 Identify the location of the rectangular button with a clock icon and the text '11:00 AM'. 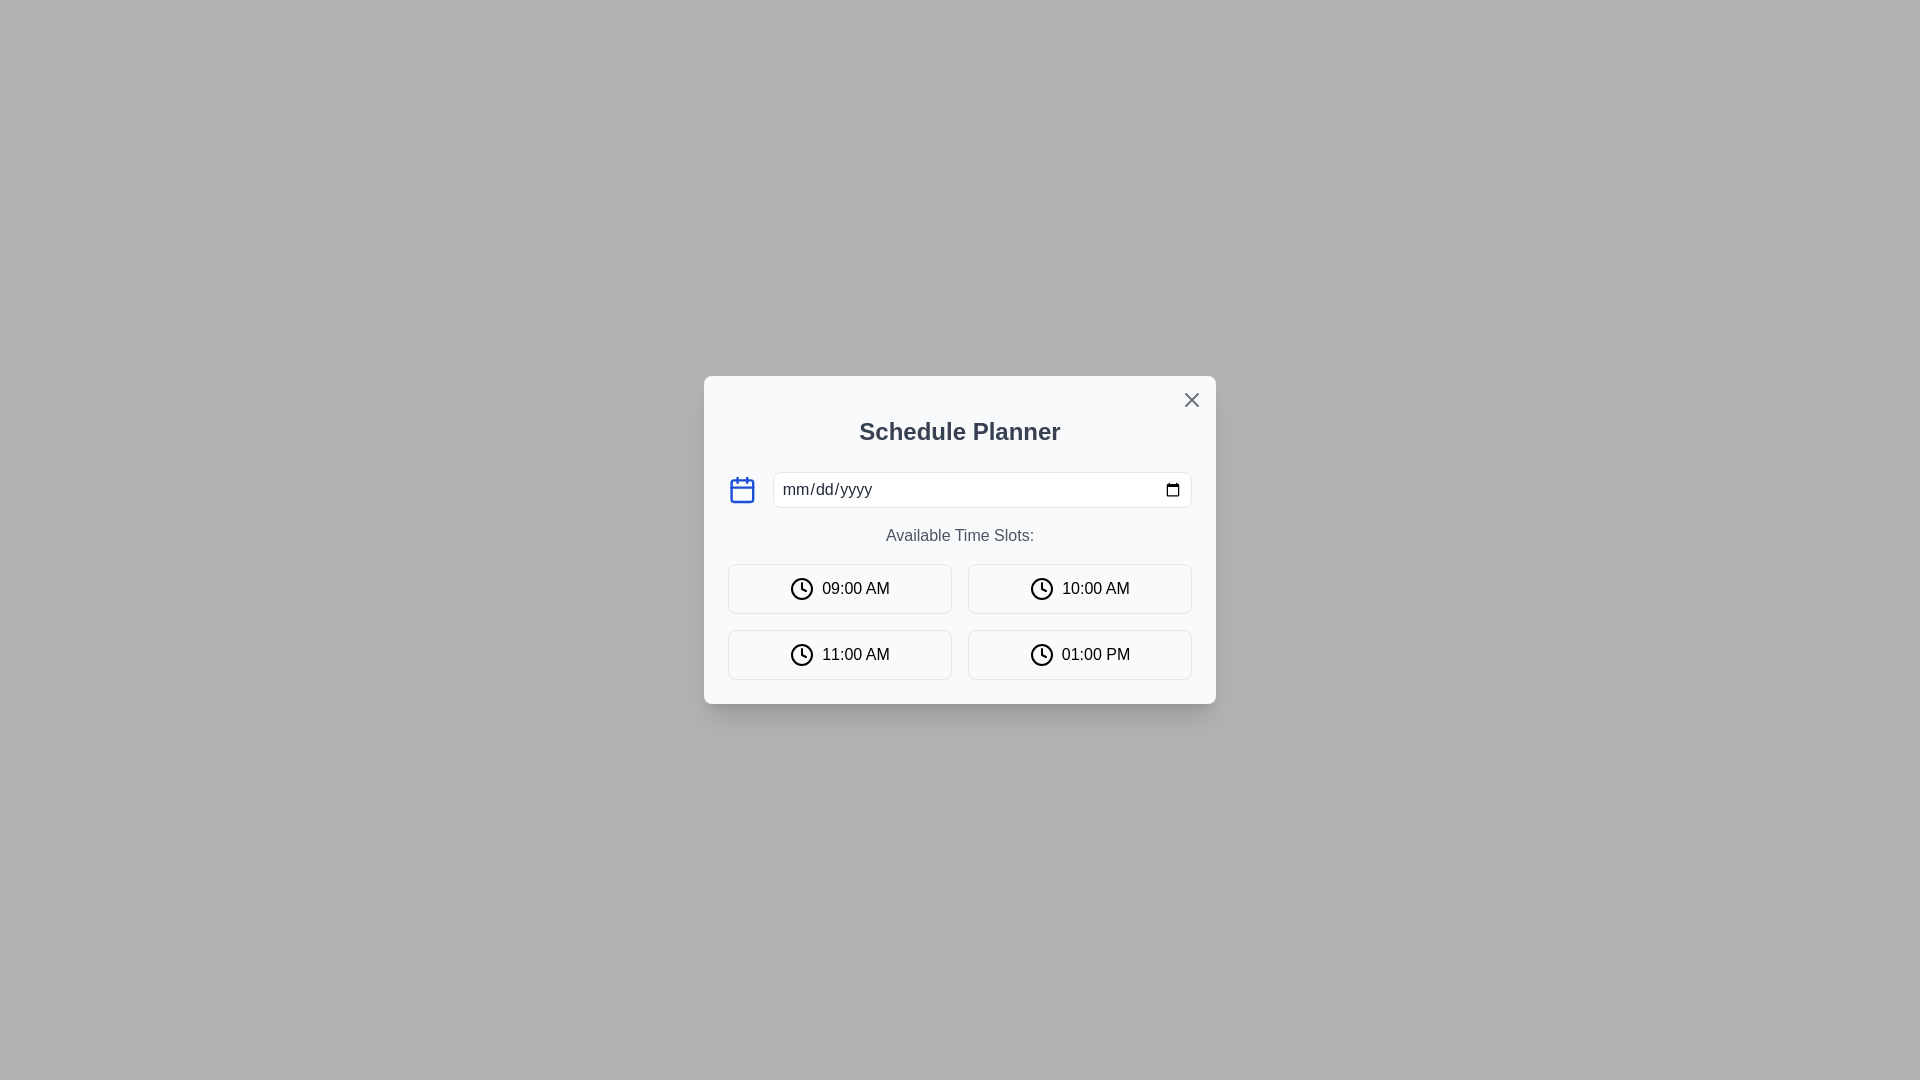
(840, 655).